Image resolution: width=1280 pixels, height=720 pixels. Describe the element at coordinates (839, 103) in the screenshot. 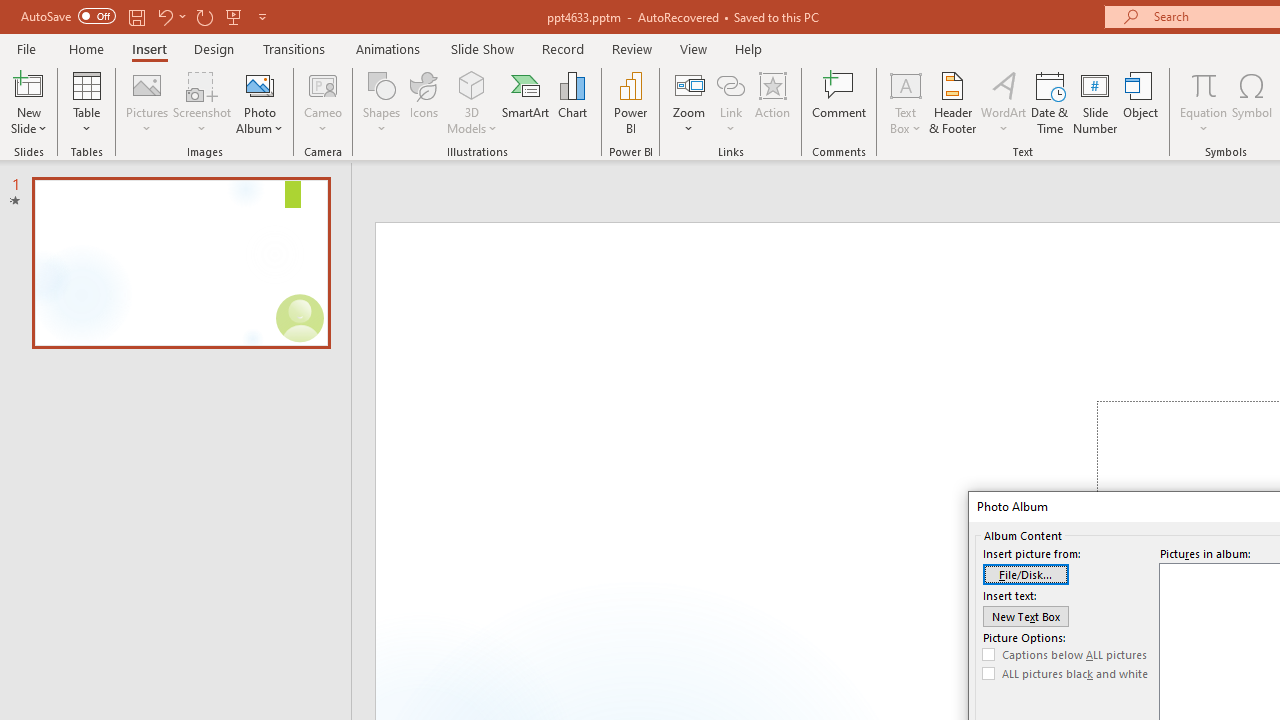

I see `'Comment'` at that location.